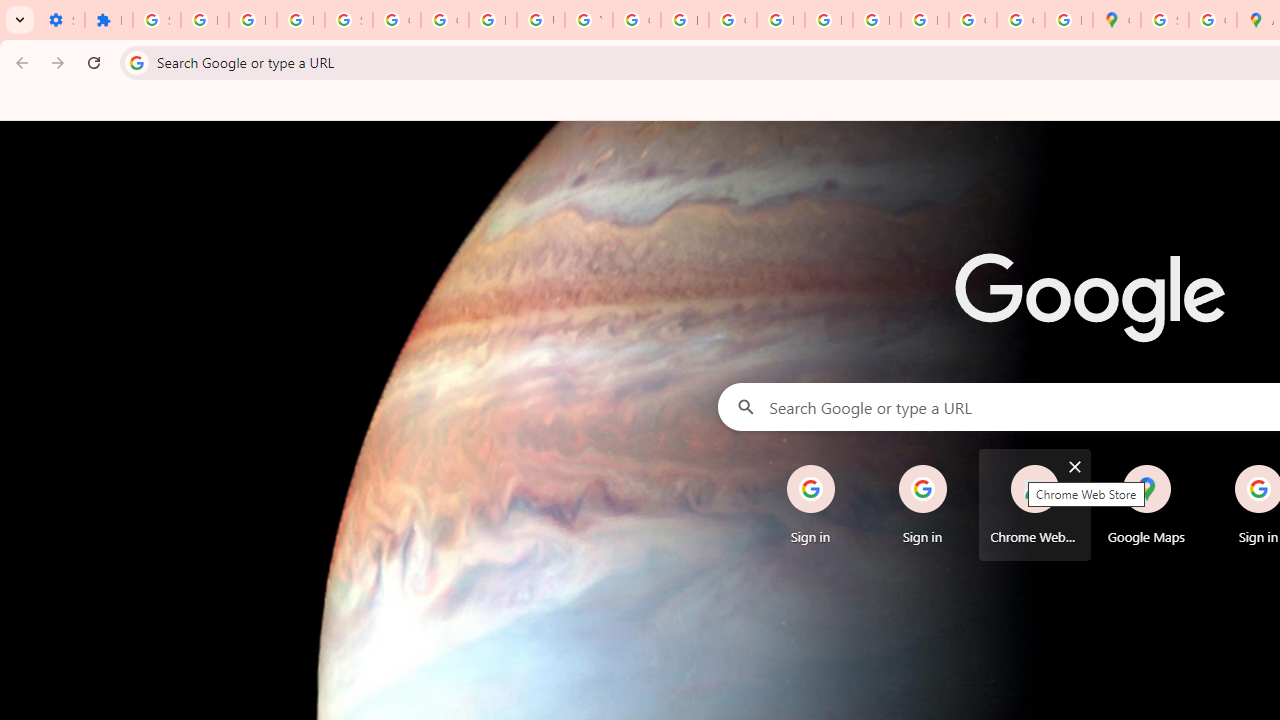 The width and height of the screenshot is (1280, 720). I want to click on 'Create your Google Account', so click(1211, 20).